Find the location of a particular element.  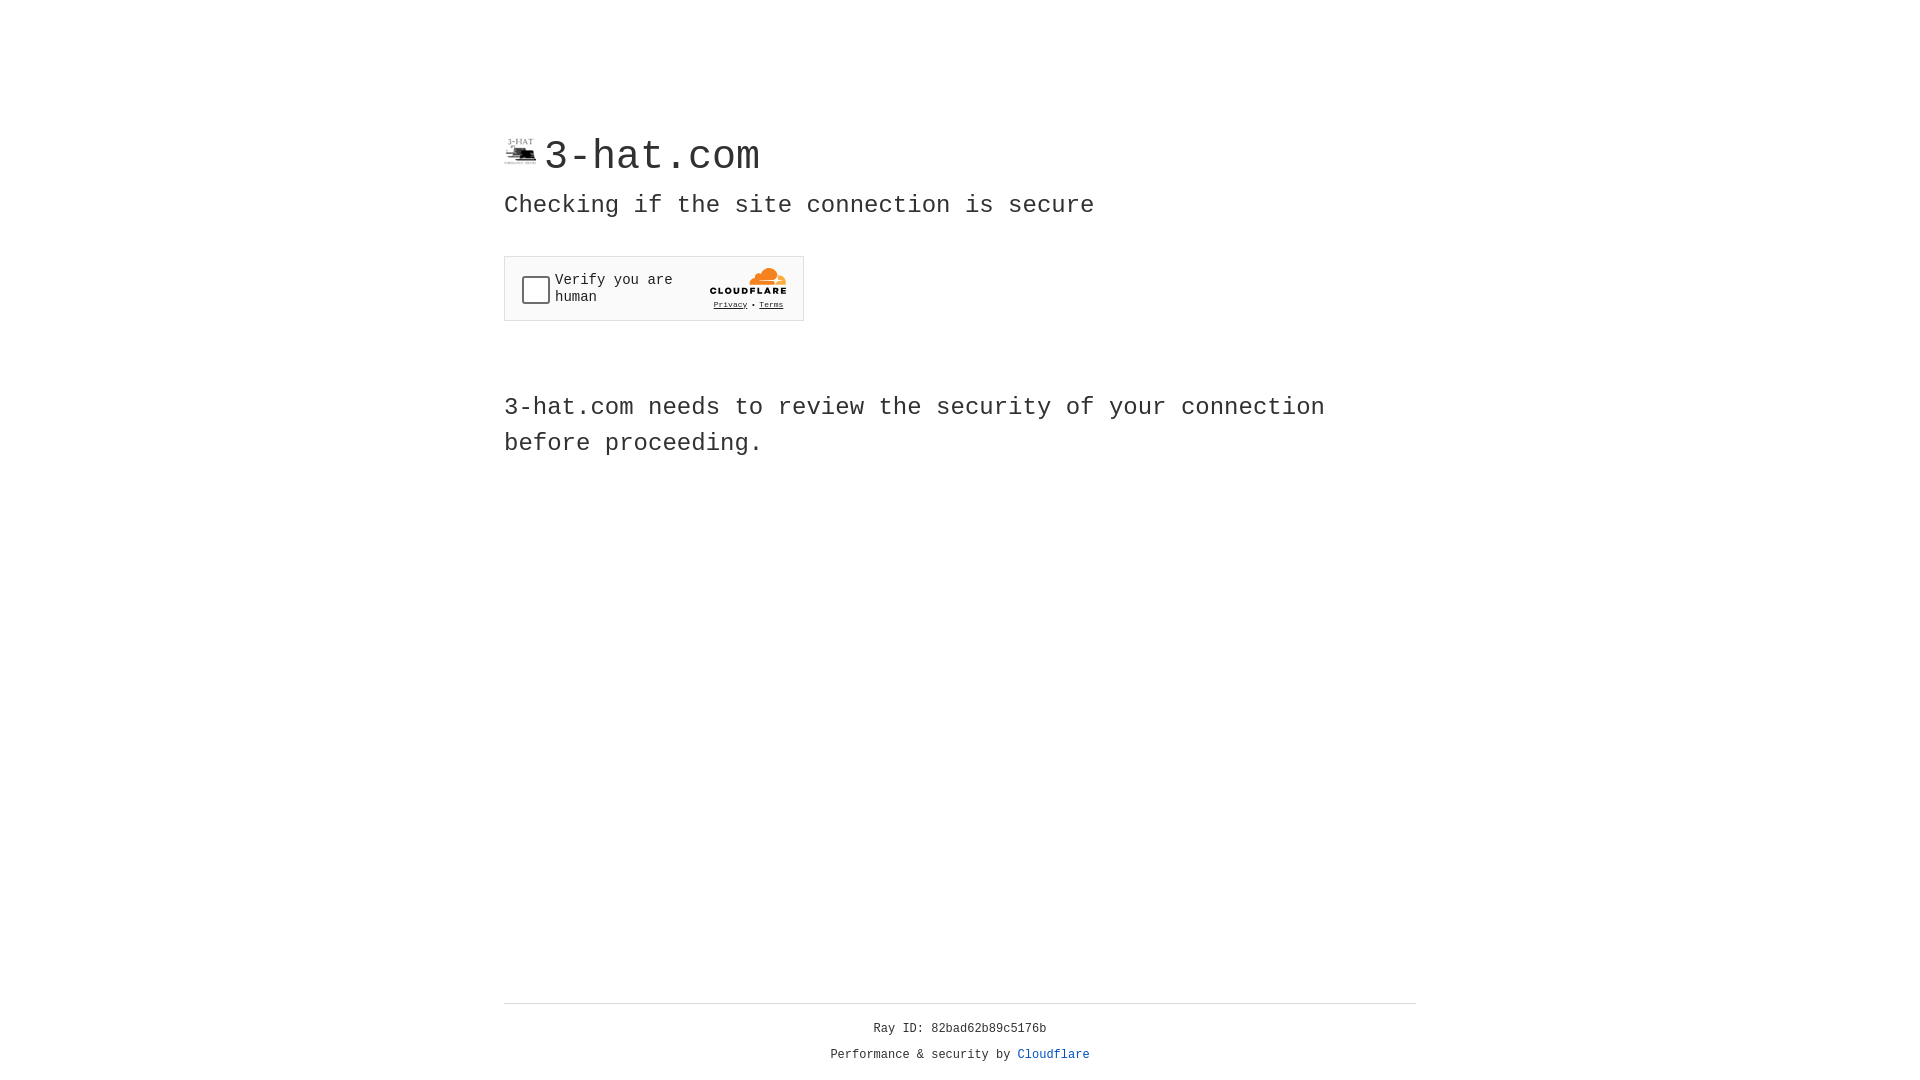

'Widget containing a Cloudflare security challenge' is located at coordinates (653, 288).